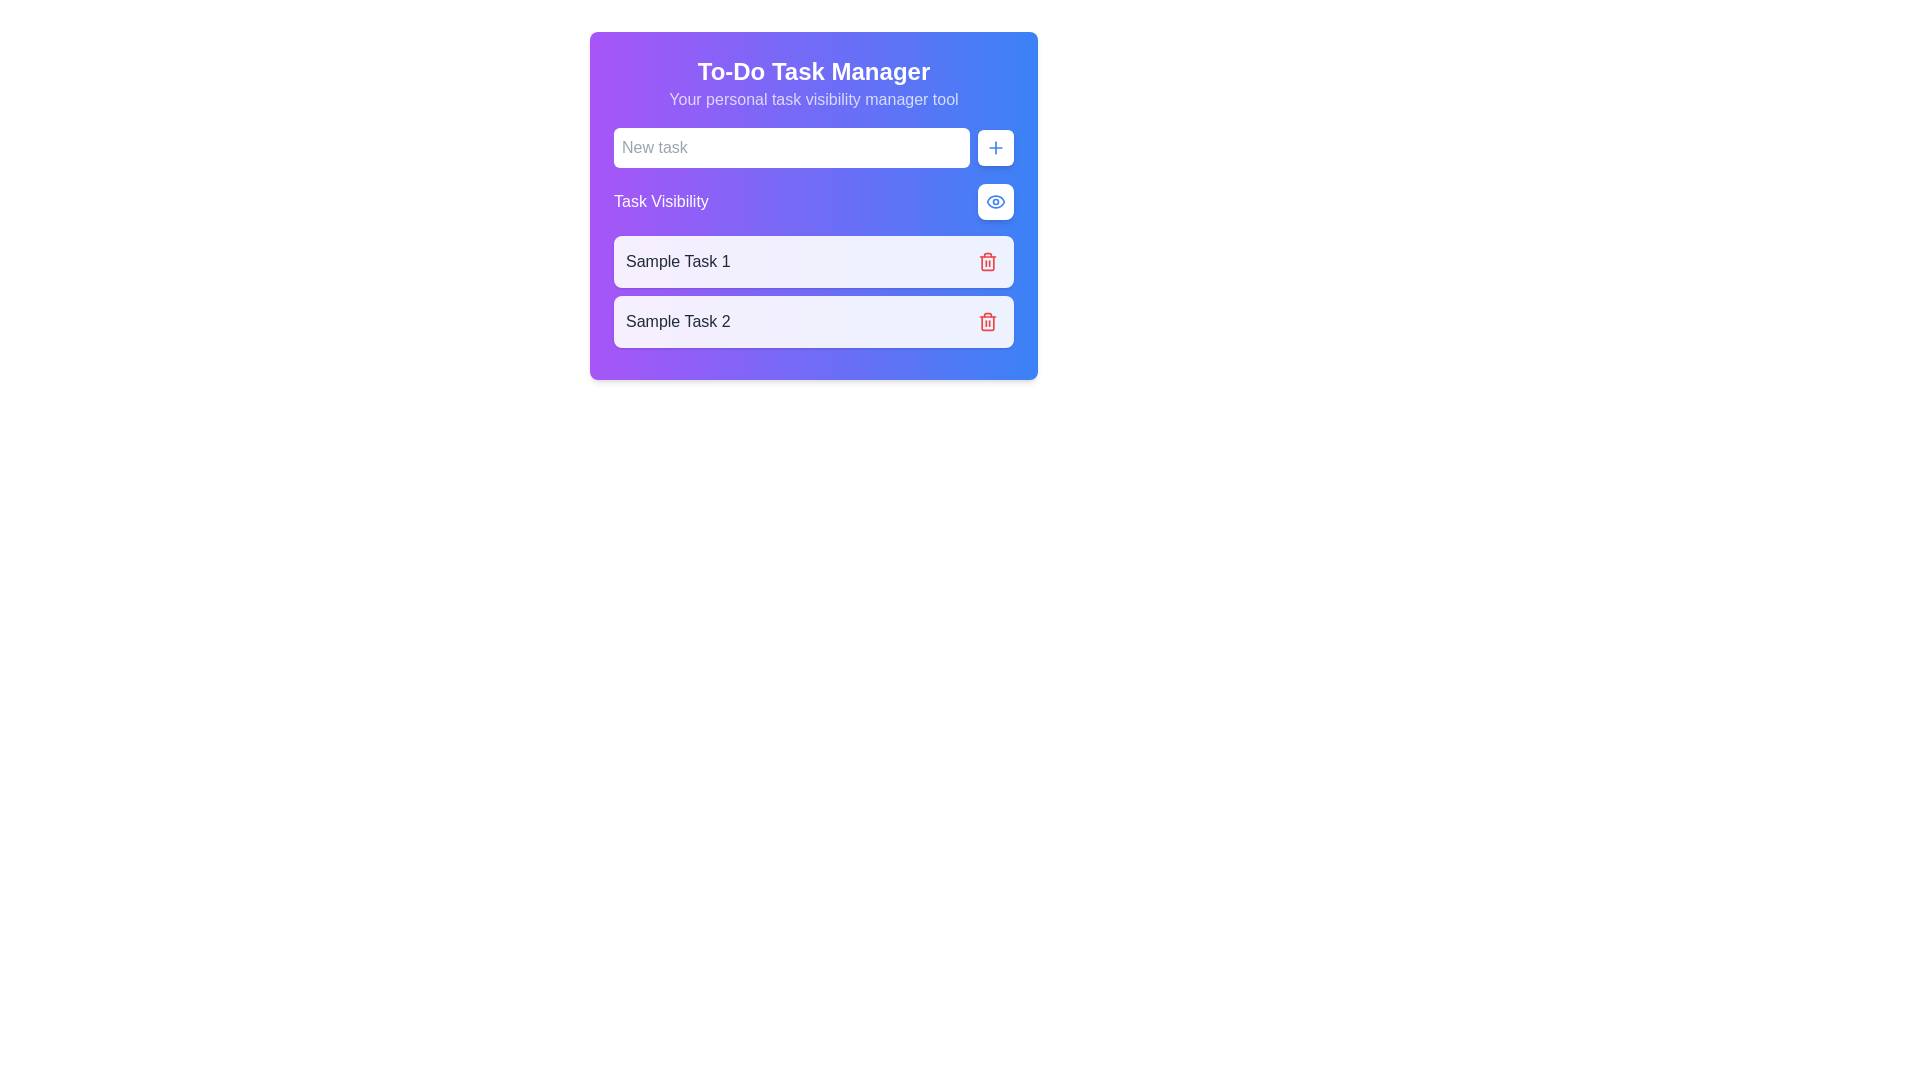  I want to click on the delete icon for the task labeled 'Sample Task 2', which is located on the far right of its row in the task manager interface, so click(988, 322).